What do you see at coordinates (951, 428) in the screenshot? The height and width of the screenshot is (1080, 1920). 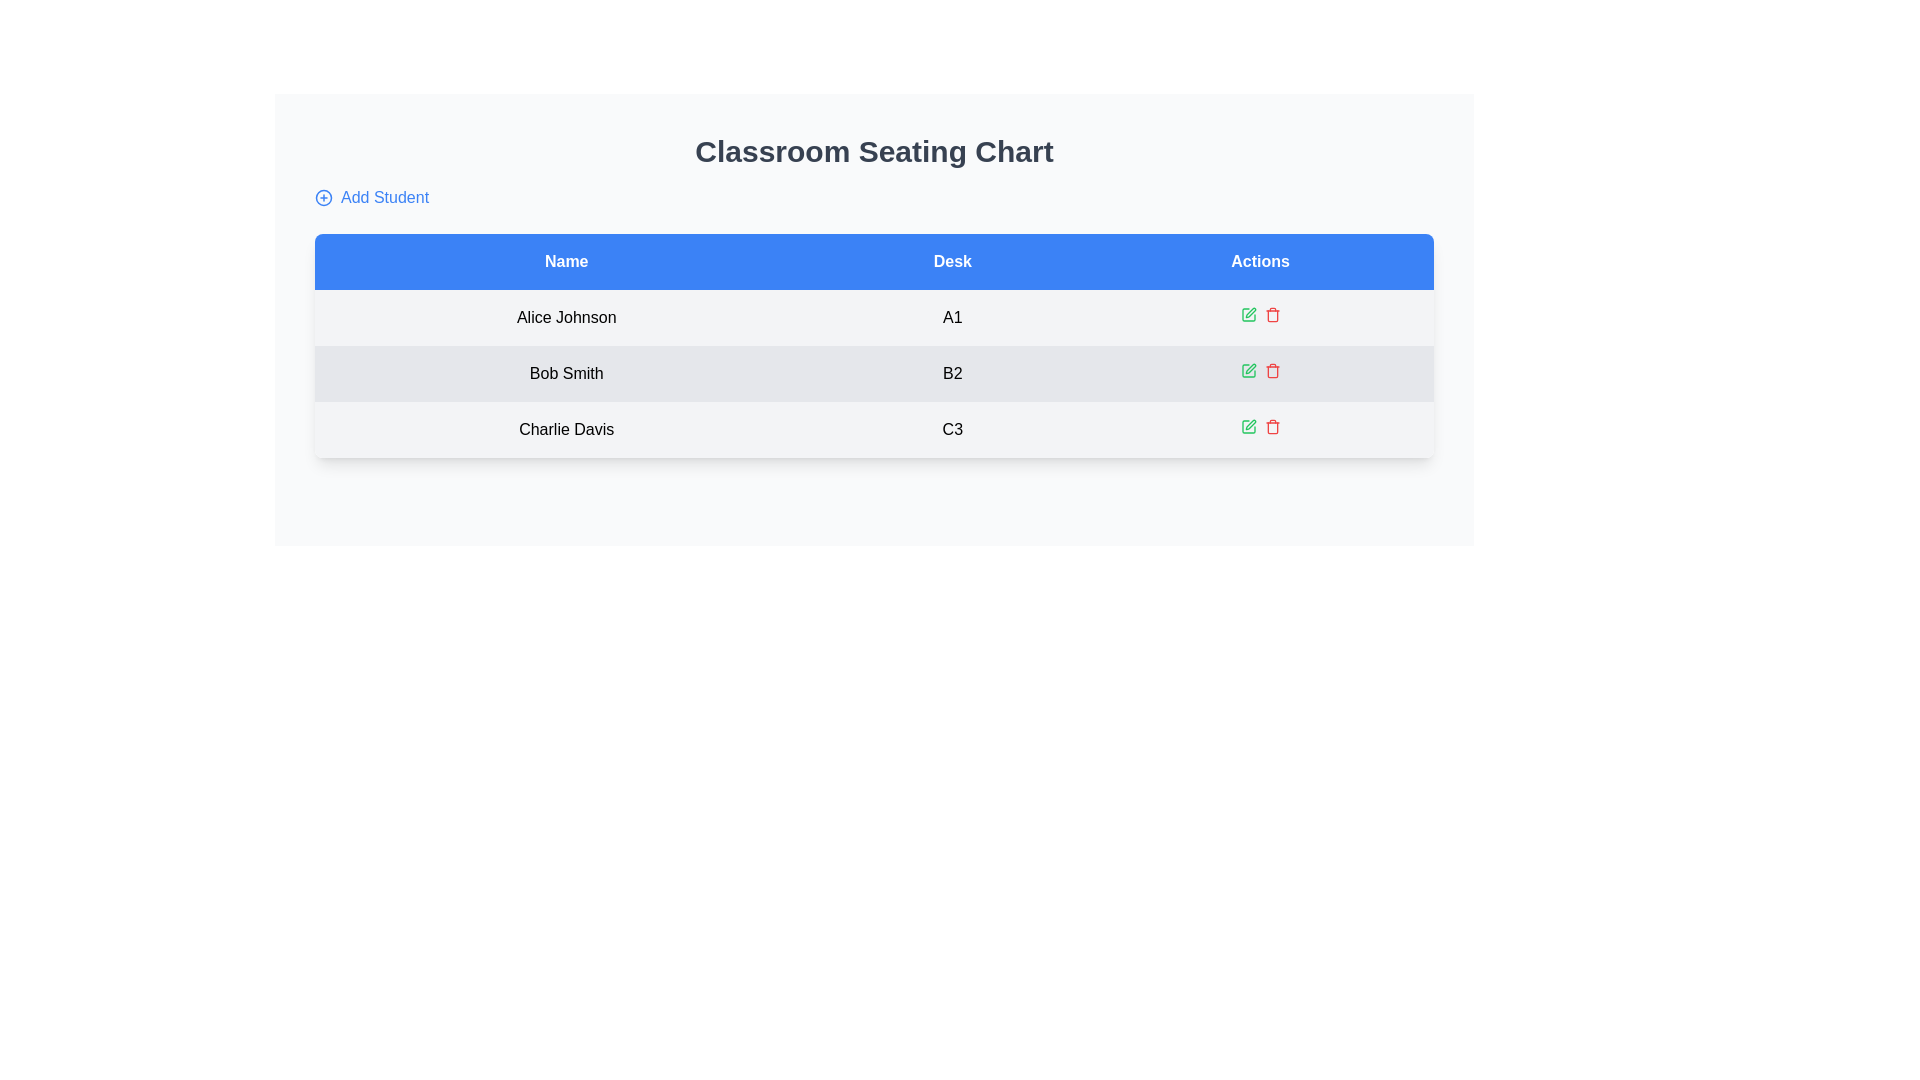 I see `the text label displaying 'C3' located in the second column of the third row of the table under the 'Desk' header, positioned between 'Charlie Davis' and the 'Actions' column` at bounding box center [951, 428].